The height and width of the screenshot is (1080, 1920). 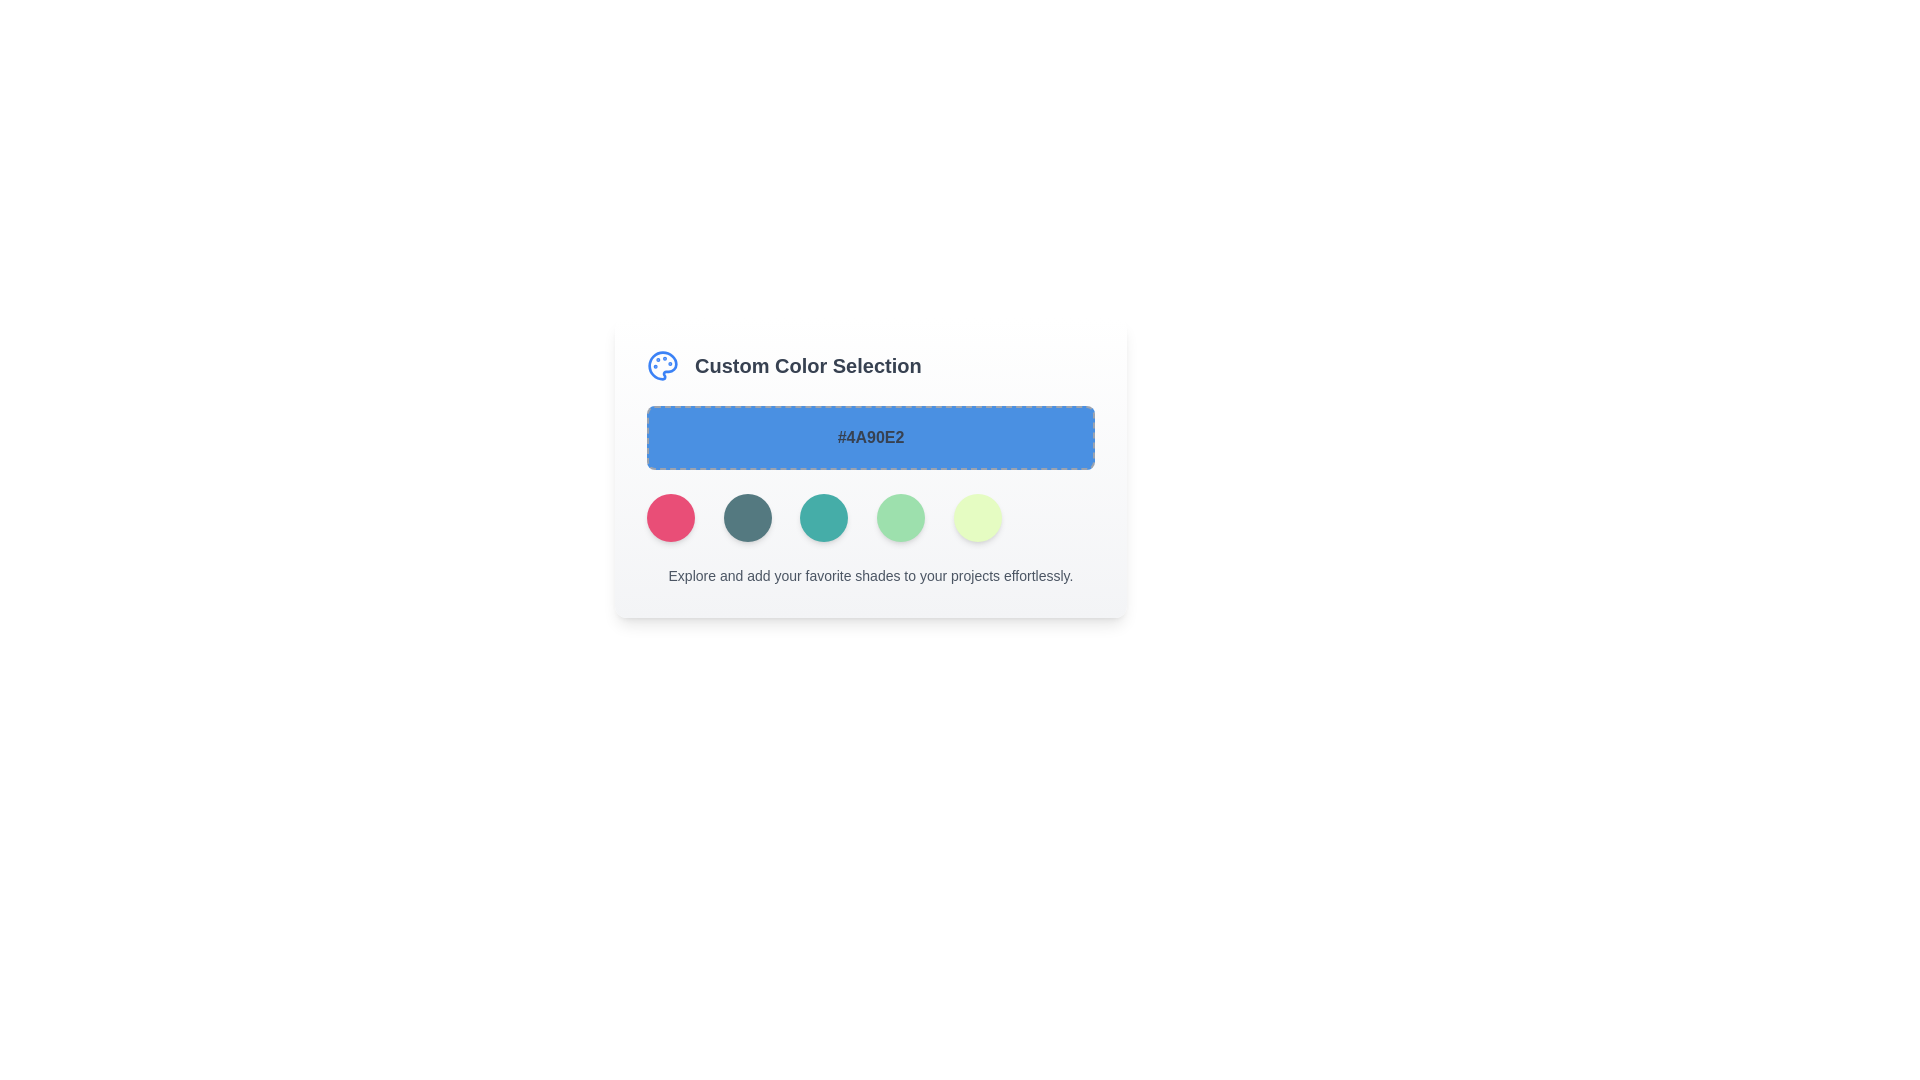 I want to click on the fifth circular button in a horizontal row of six buttons, so click(x=977, y=516).